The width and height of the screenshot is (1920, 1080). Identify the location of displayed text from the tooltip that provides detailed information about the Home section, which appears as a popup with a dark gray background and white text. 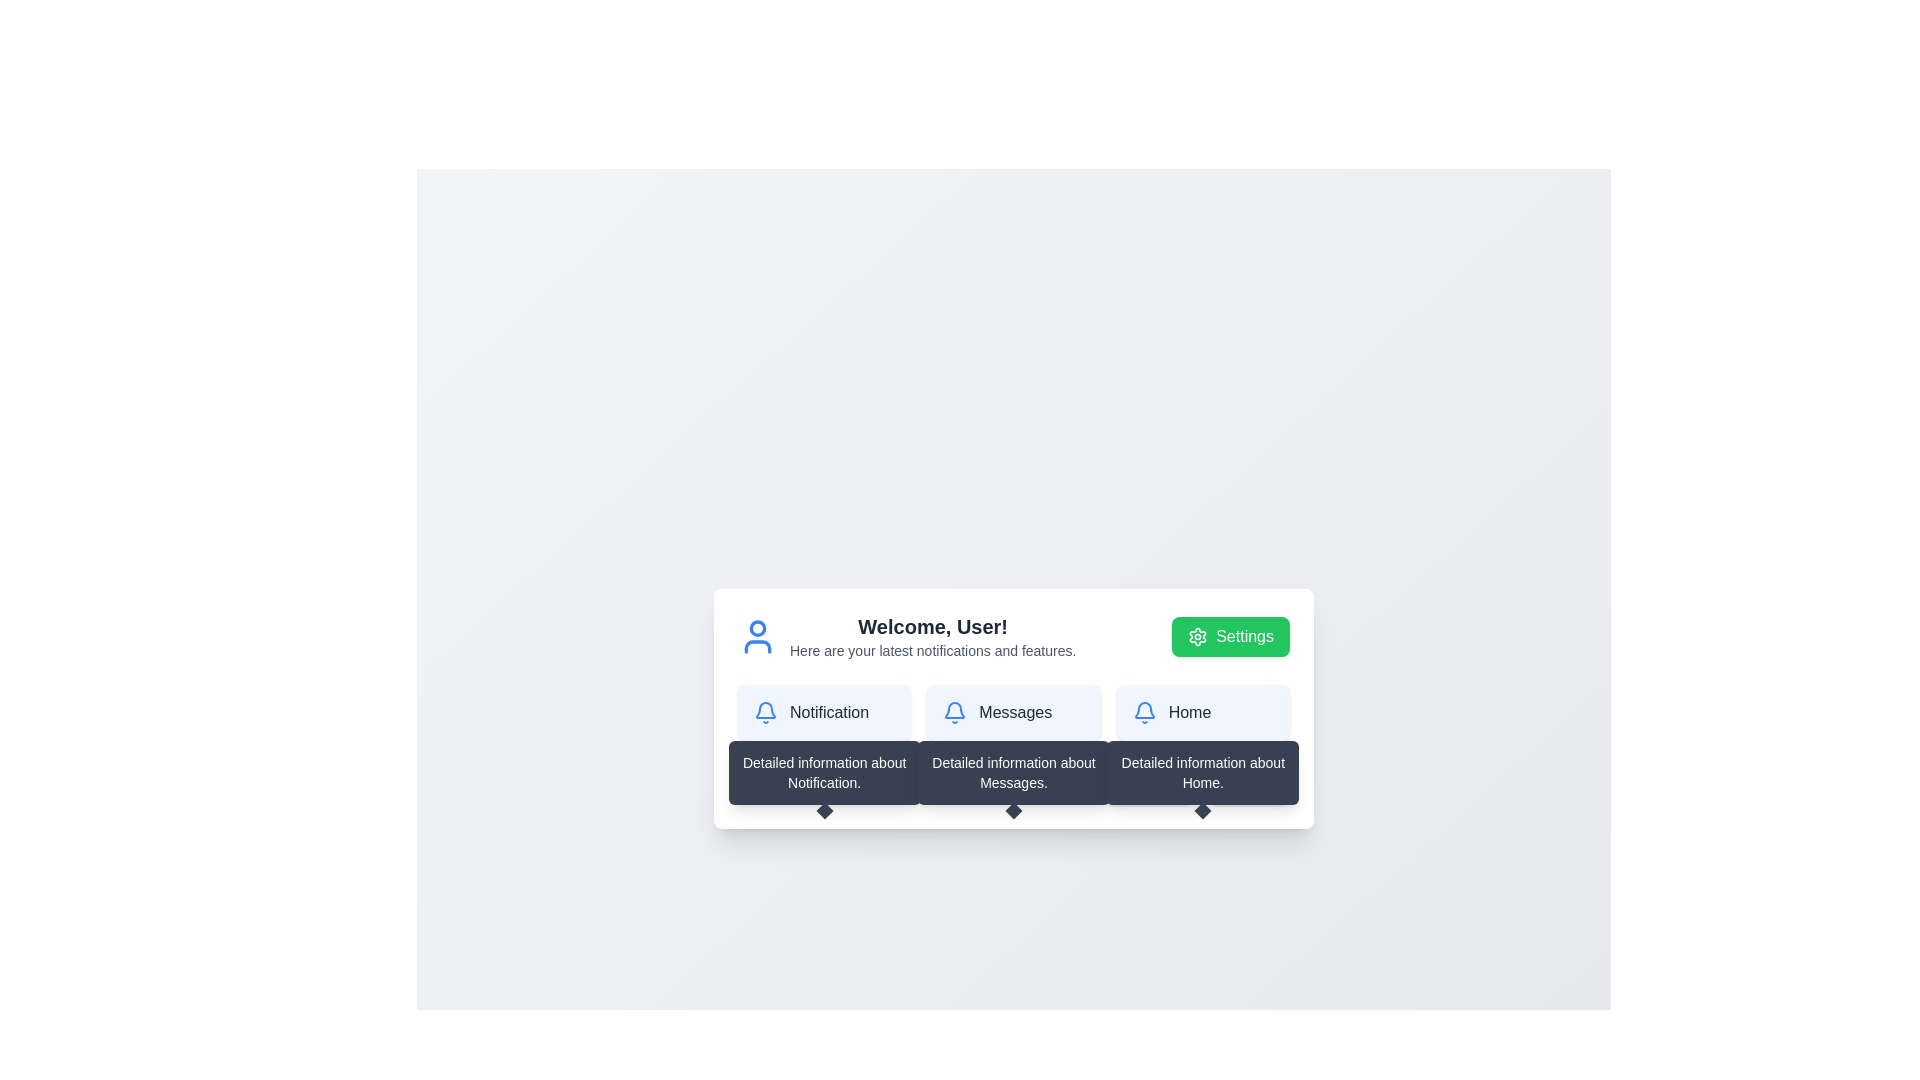
(1202, 771).